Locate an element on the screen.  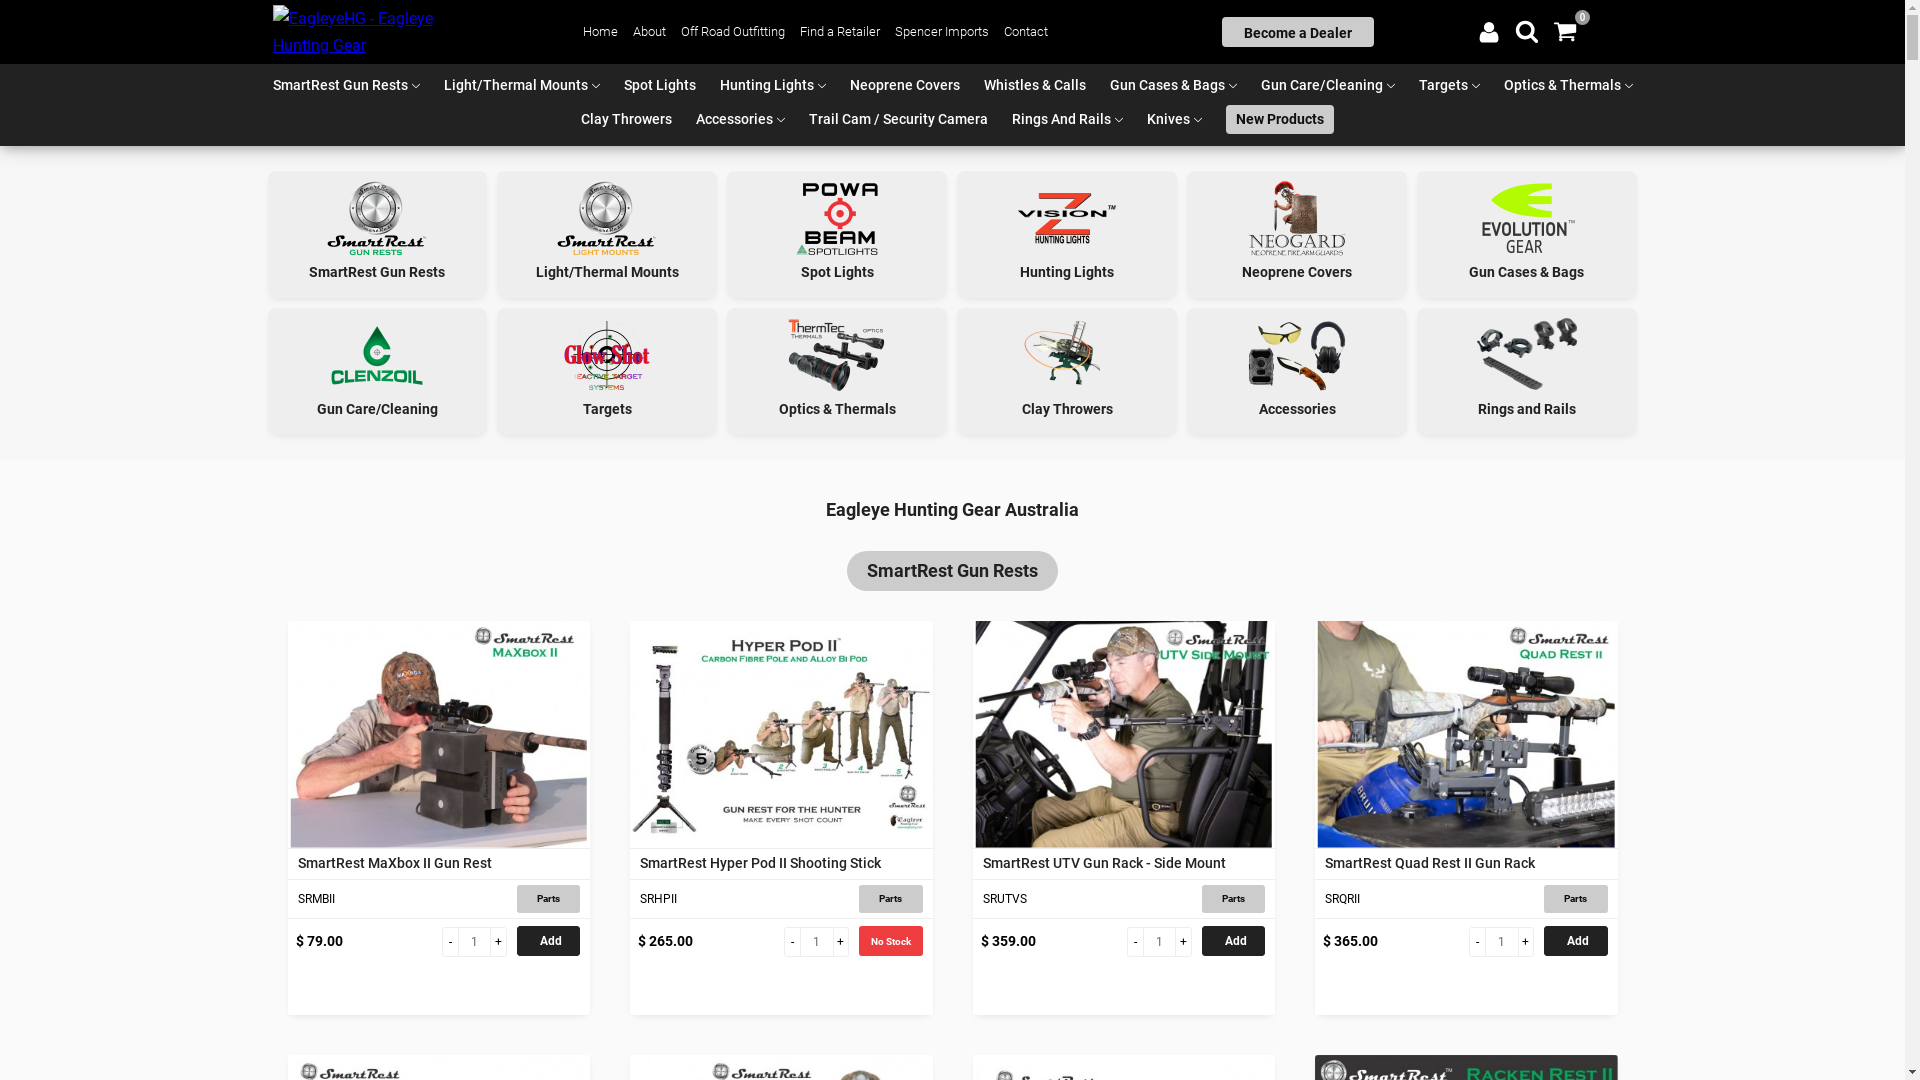
'Trail Cam / Security Camera' is located at coordinates (897, 119).